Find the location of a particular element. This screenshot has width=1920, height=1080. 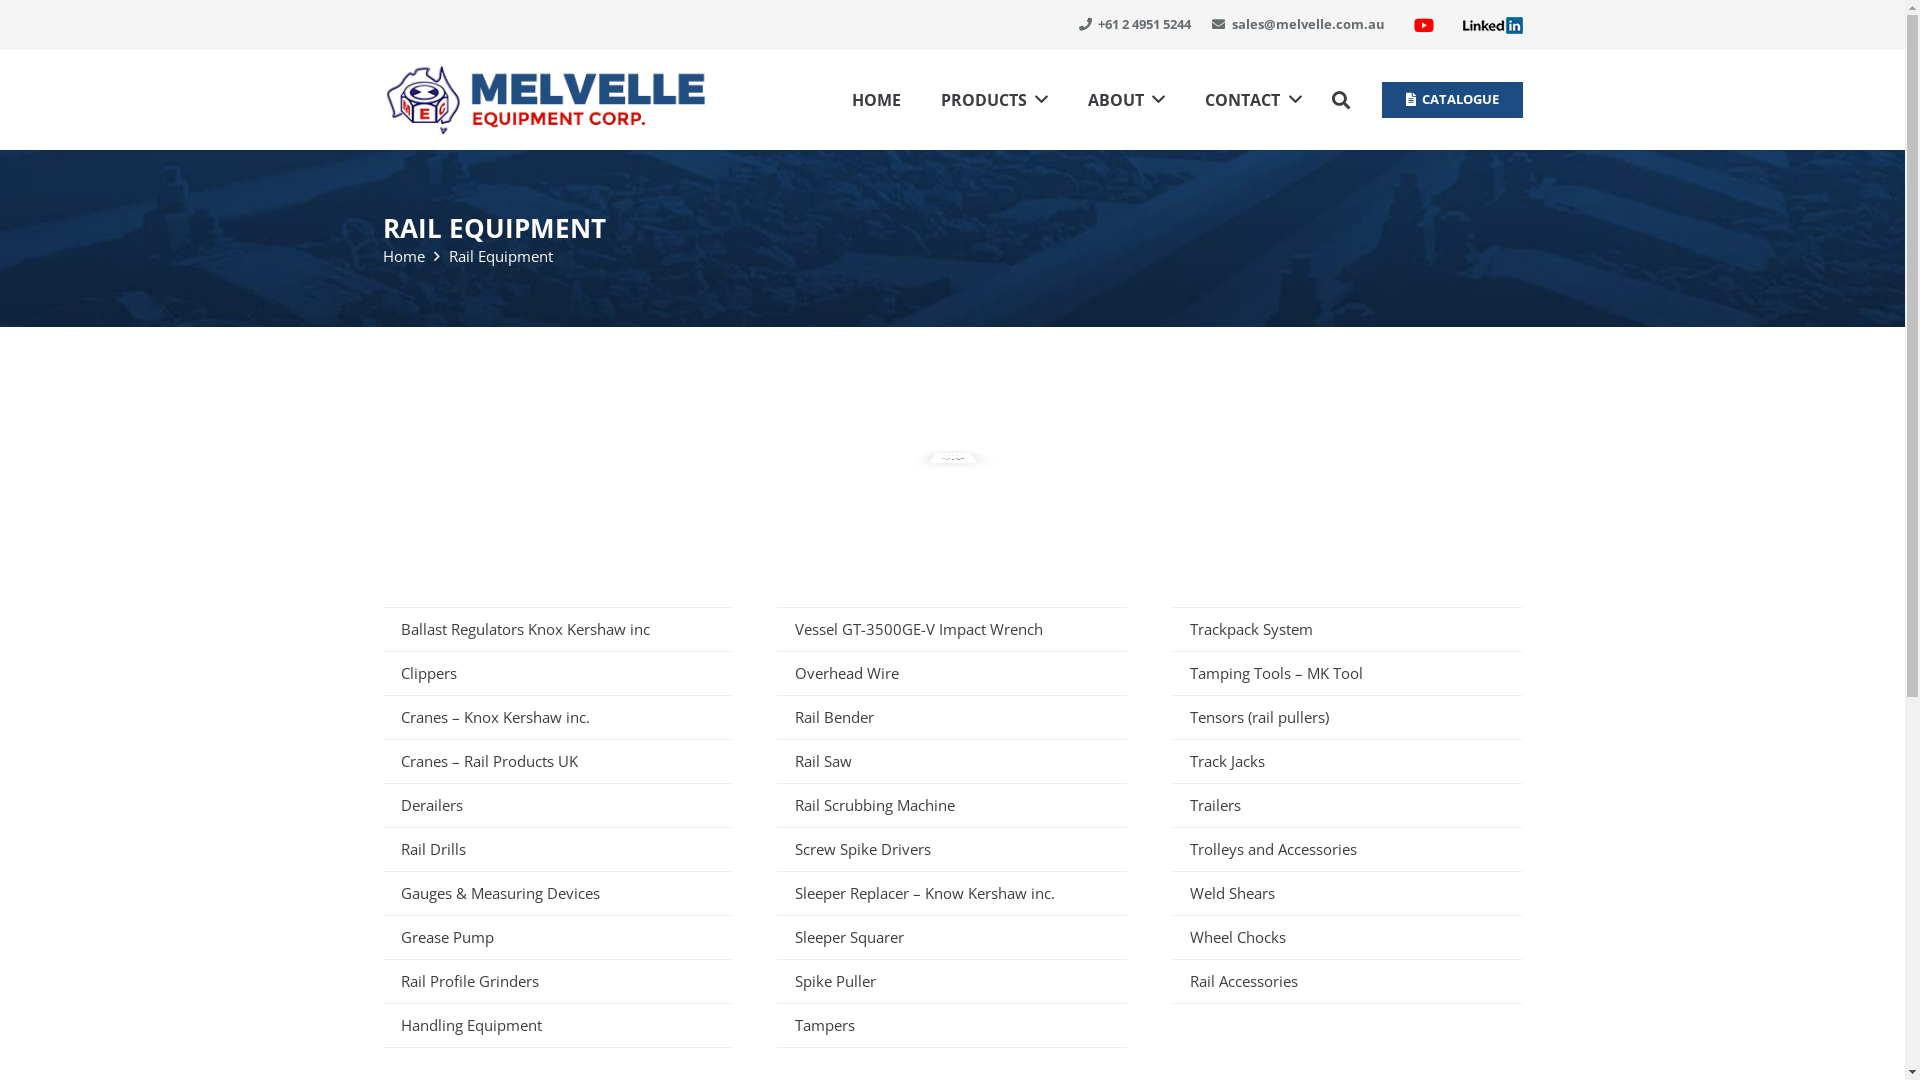

'Derailers' is located at coordinates (556, 804).